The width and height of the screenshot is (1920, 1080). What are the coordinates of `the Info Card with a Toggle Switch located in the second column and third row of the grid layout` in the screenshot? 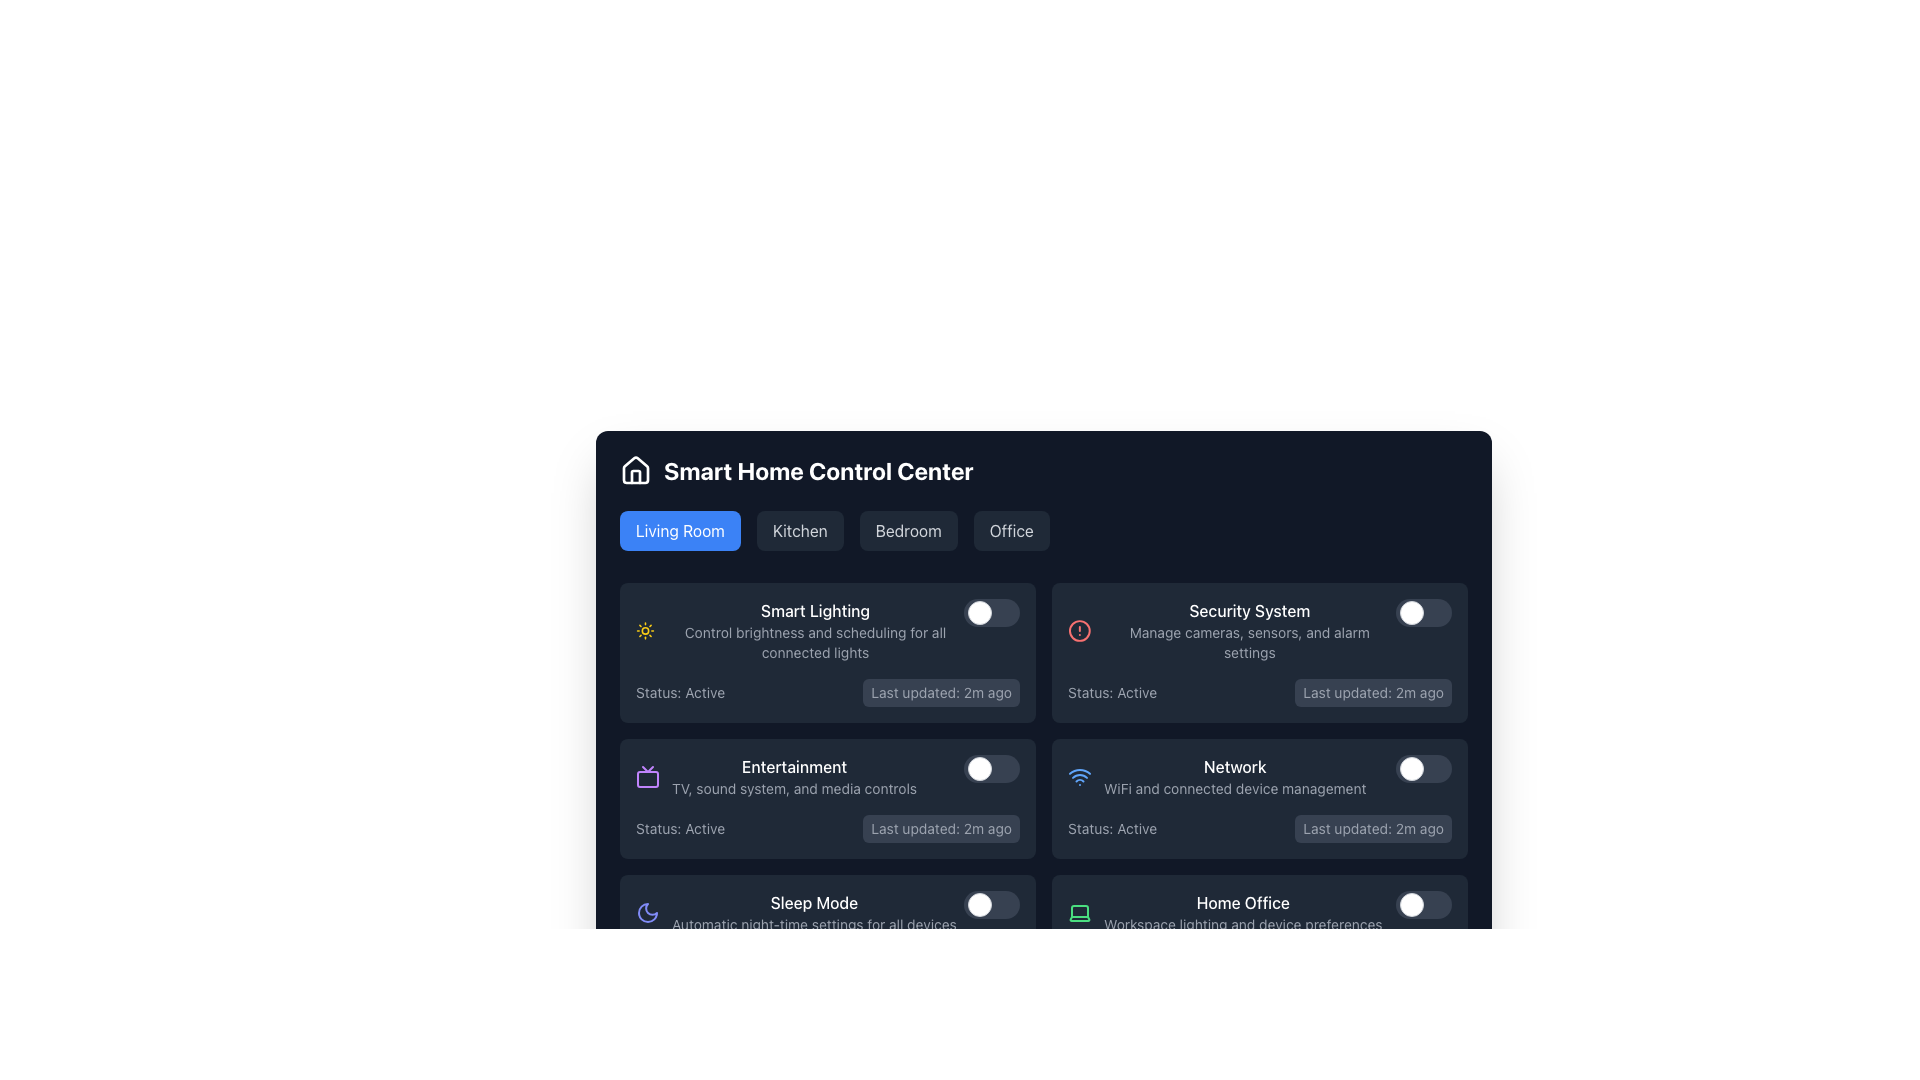 It's located at (1258, 797).